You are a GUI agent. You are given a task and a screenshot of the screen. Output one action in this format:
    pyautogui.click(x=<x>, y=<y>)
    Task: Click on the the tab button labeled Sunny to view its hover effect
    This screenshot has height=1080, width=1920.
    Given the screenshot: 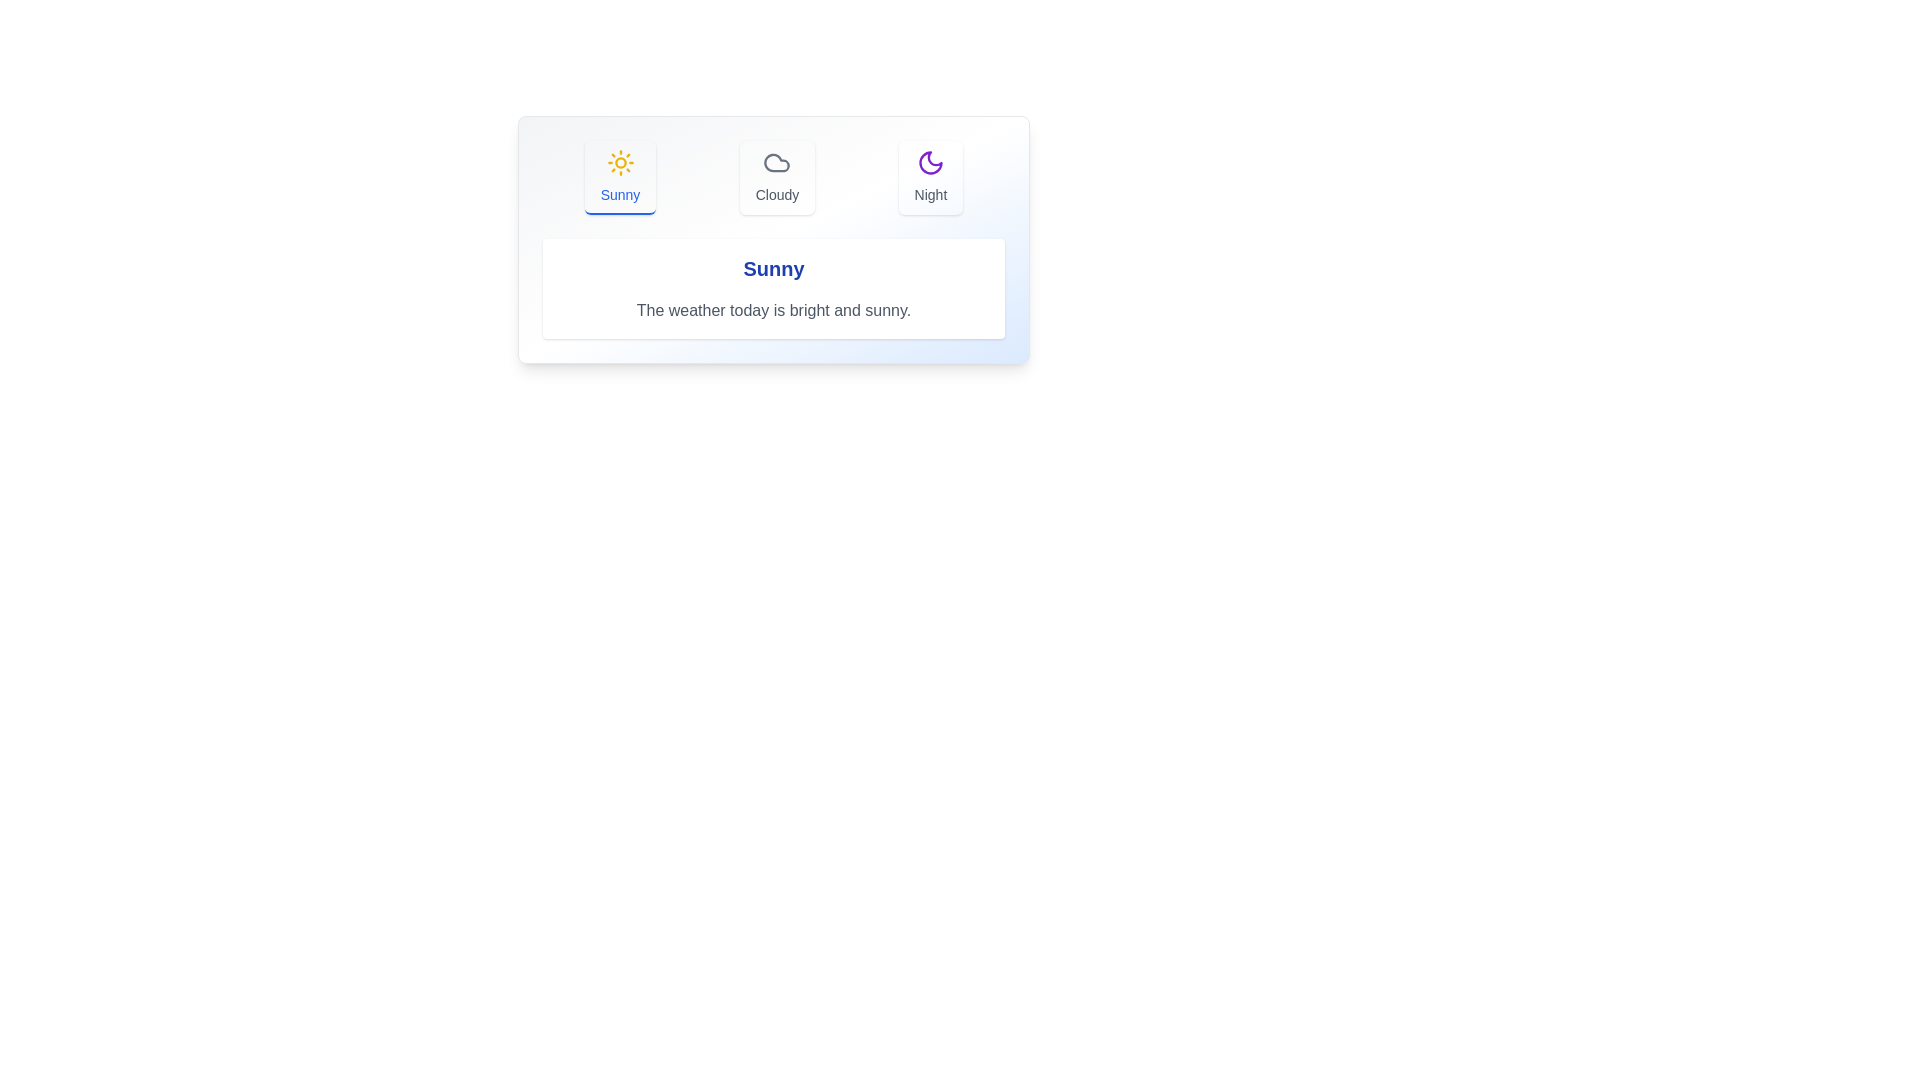 What is the action you would take?
    pyautogui.click(x=619, y=176)
    